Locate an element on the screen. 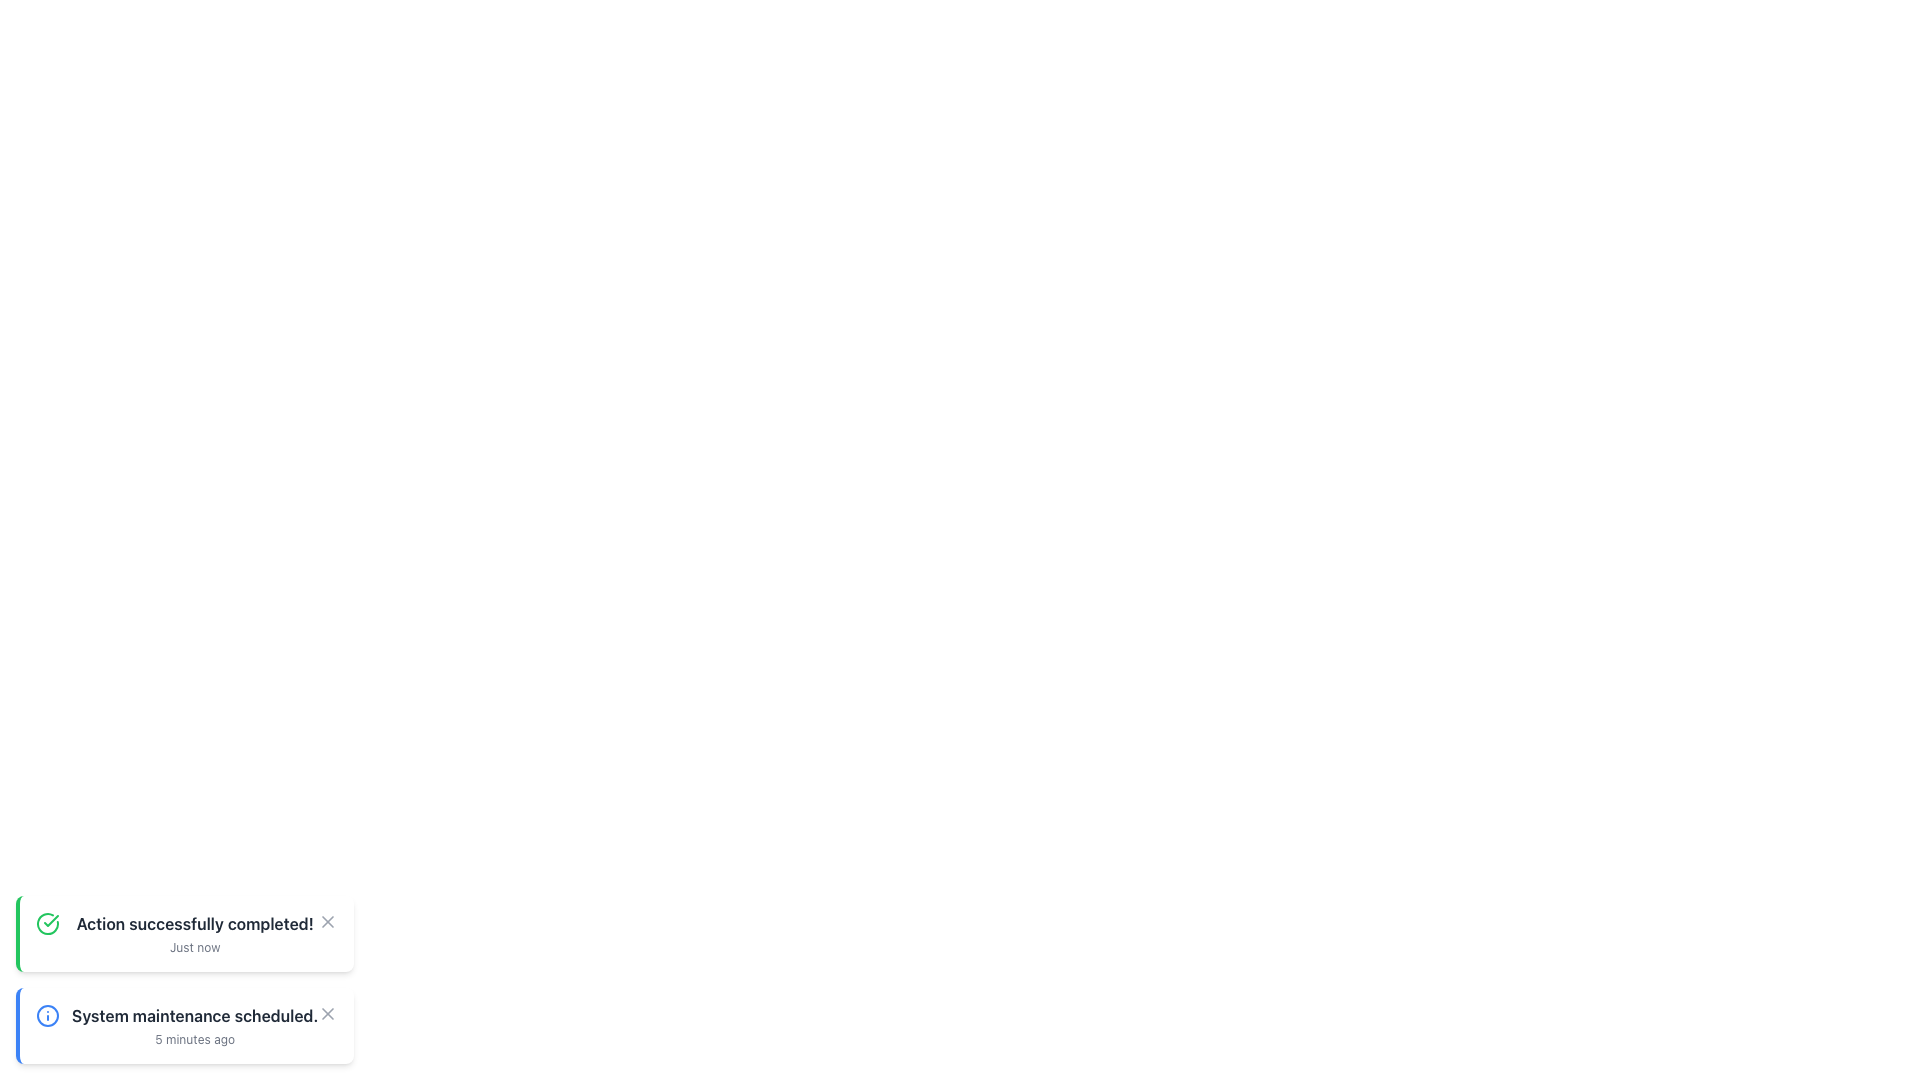 The image size is (1920, 1080). the primary message text element for the notification about scheduled system maintenance, located at the lower part of the interface is located at coordinates (195, 1015).